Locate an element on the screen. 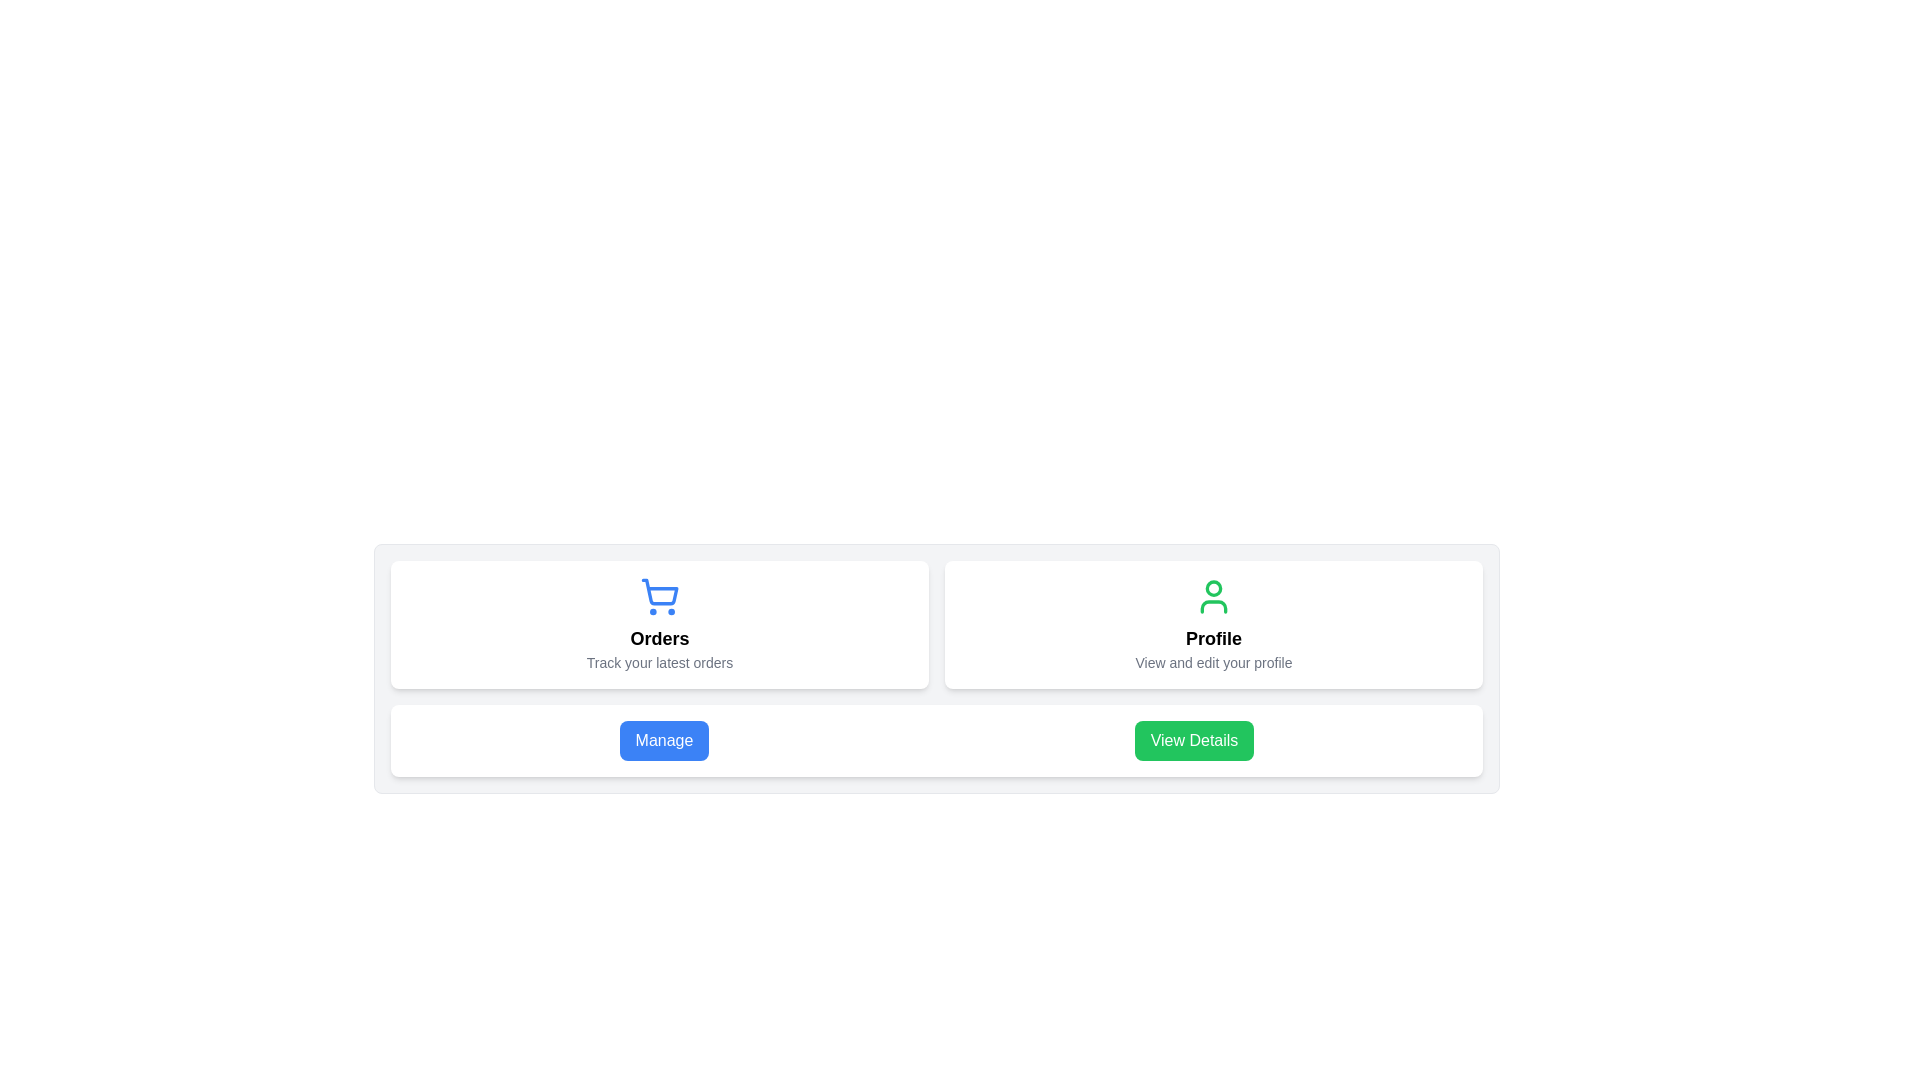 The width and height of the screenshot is (1920, 1080). the informational text label located directly below the 'Orders' header and shopping cart icon in the 'Orders' section is located at coordinates (660, 663).